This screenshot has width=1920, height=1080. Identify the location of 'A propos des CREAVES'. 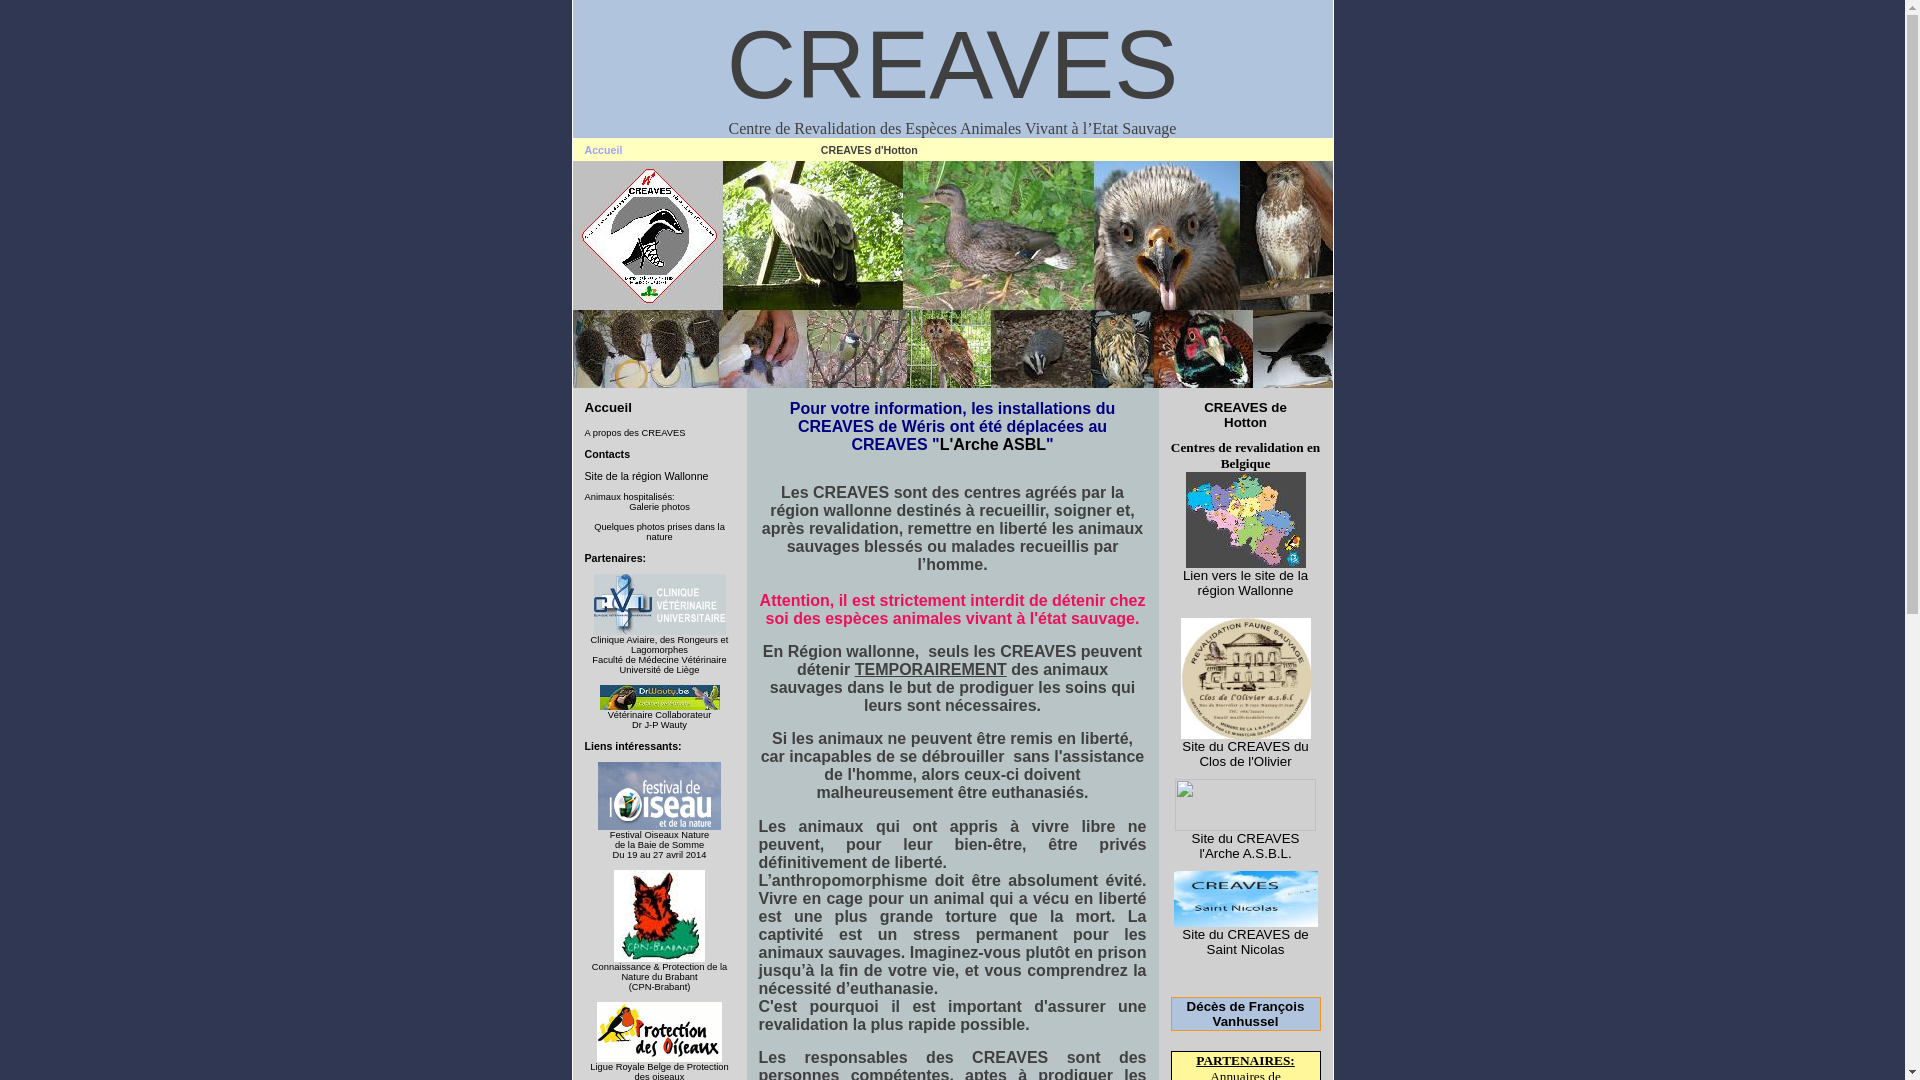
(633, 431).